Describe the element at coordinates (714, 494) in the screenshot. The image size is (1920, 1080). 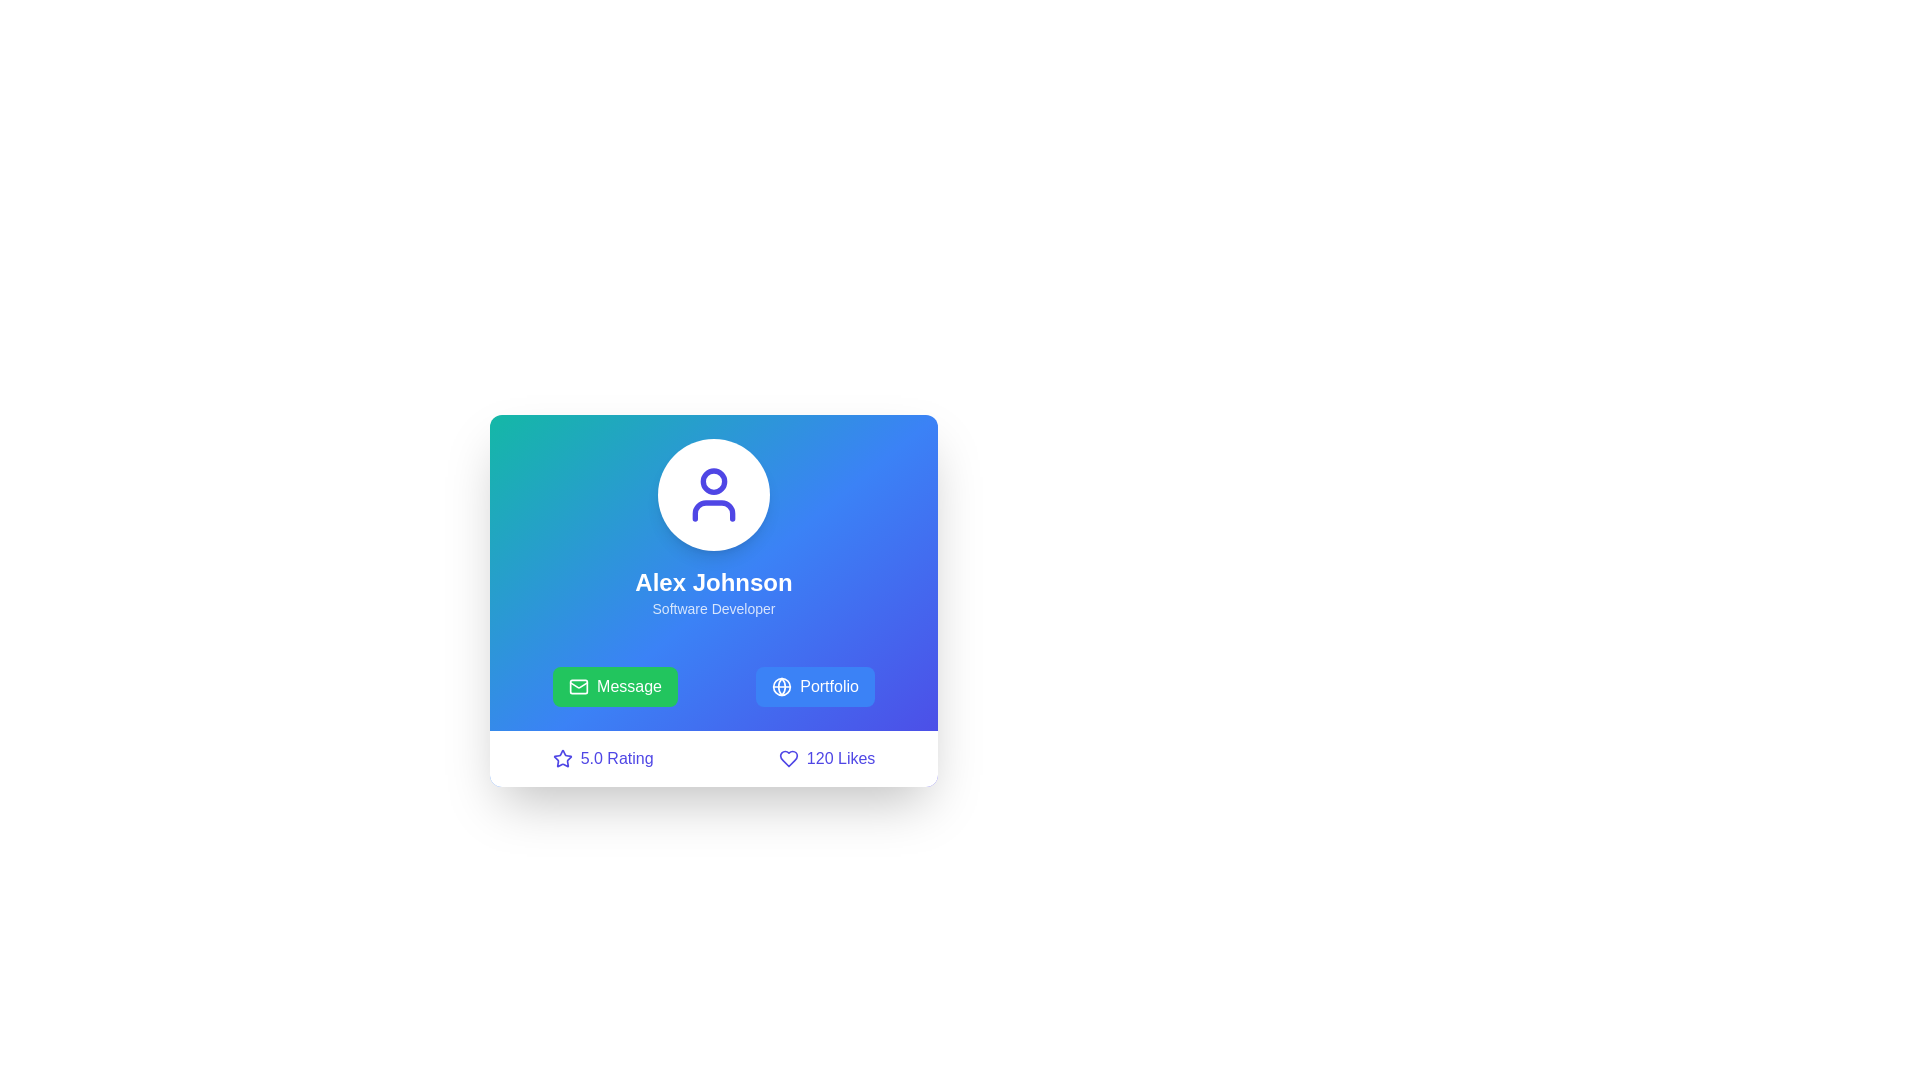
I see `the user profile icon representing Alex Johnson, which is centrally located within the profile card` at that location.